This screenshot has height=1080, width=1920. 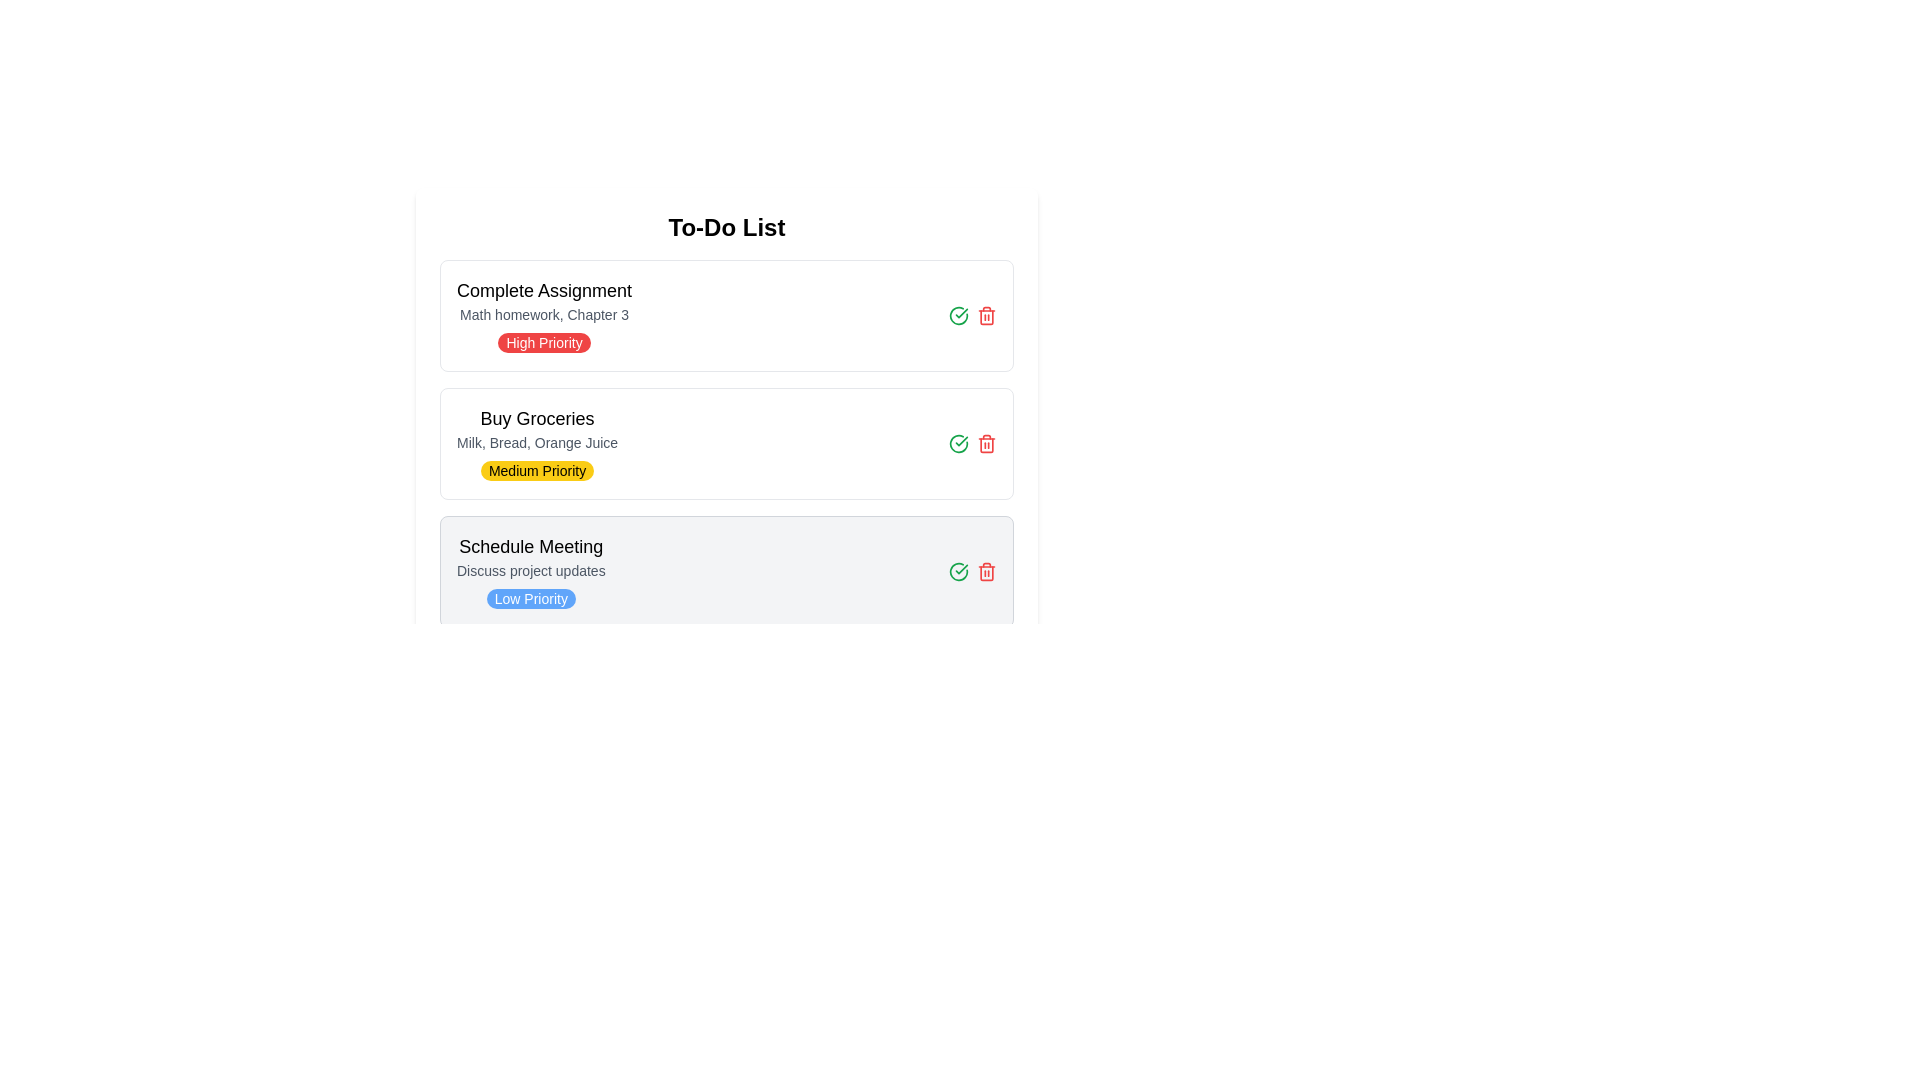 What do you see at coordinates (987, 573) in the screenshot?
I see `the trash can icon component, which symbolizes a delete action for the associated task entry` at bounding box center [987, 573].